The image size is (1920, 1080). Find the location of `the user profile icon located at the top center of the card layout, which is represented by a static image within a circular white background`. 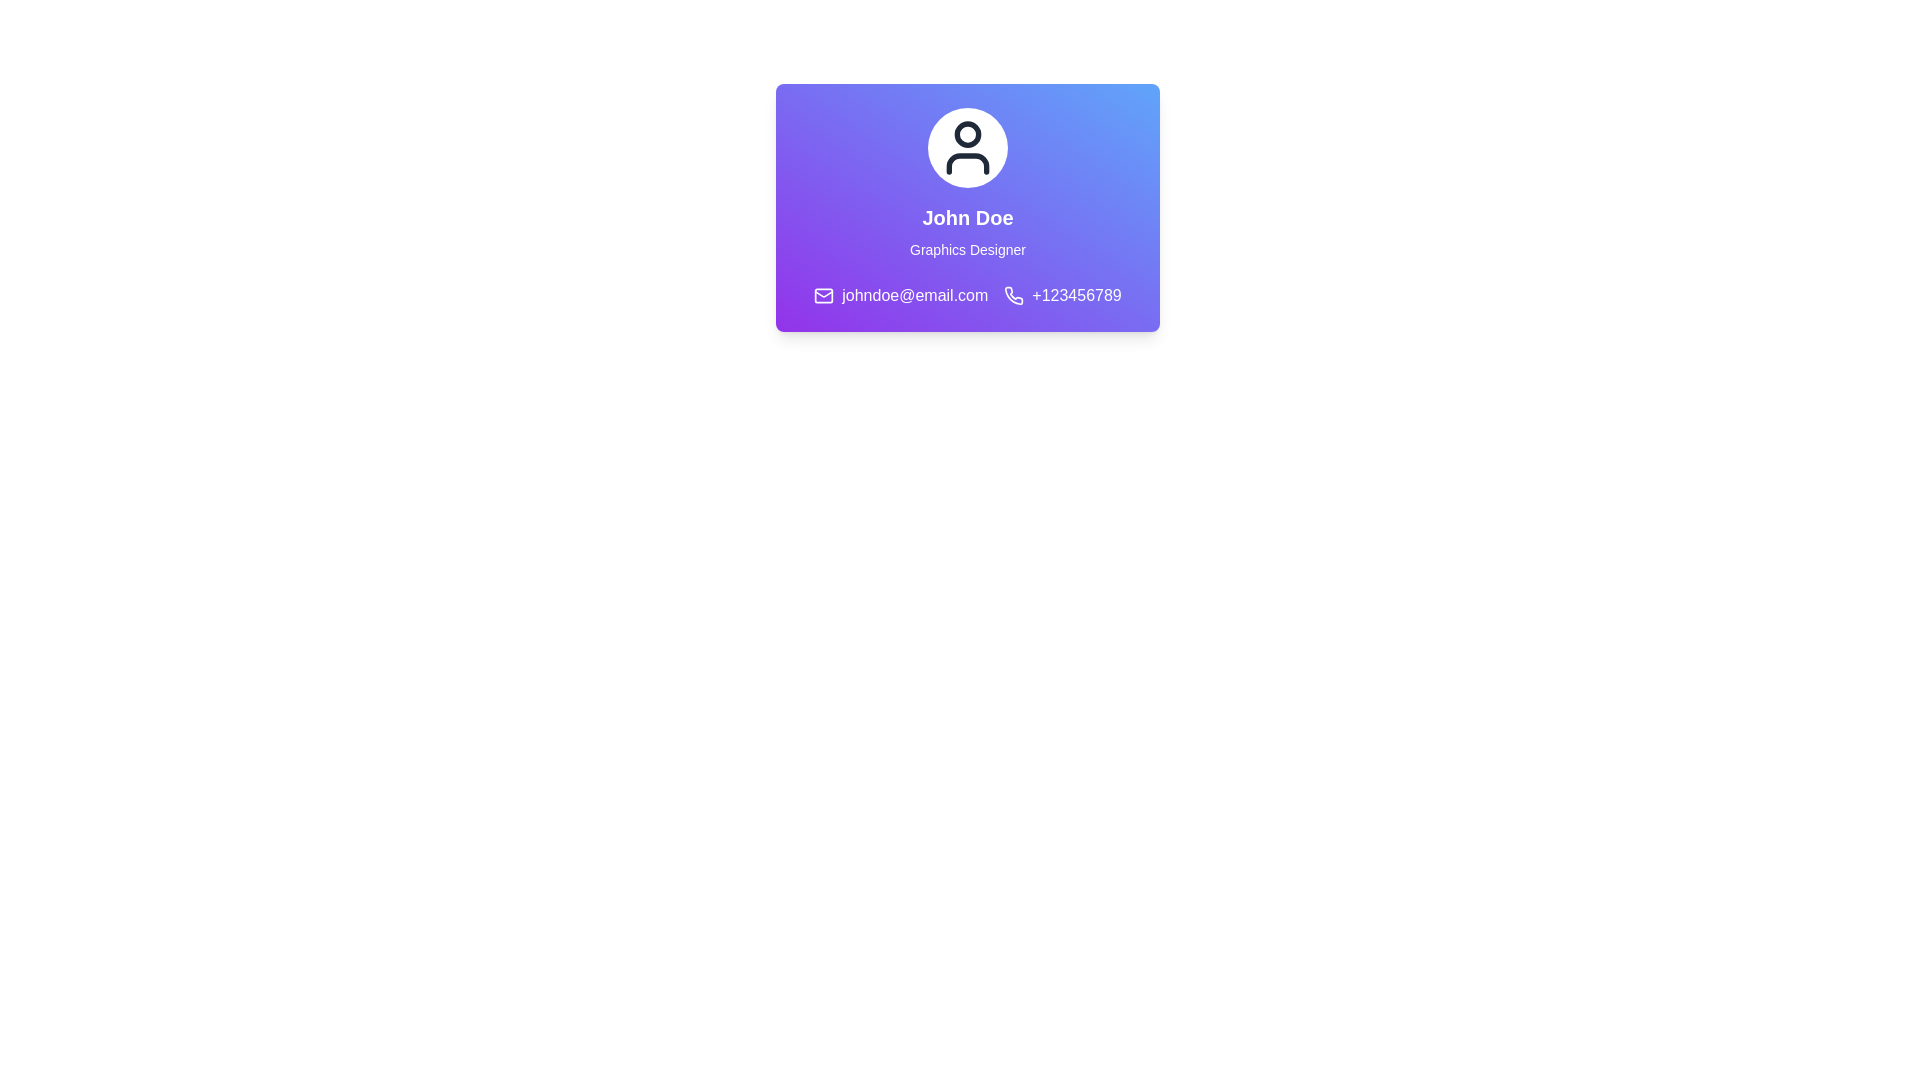

the user profile icon located at the top center of the card layout, which is represented by a static image within a circular white background is located at coordinates (968, 146).